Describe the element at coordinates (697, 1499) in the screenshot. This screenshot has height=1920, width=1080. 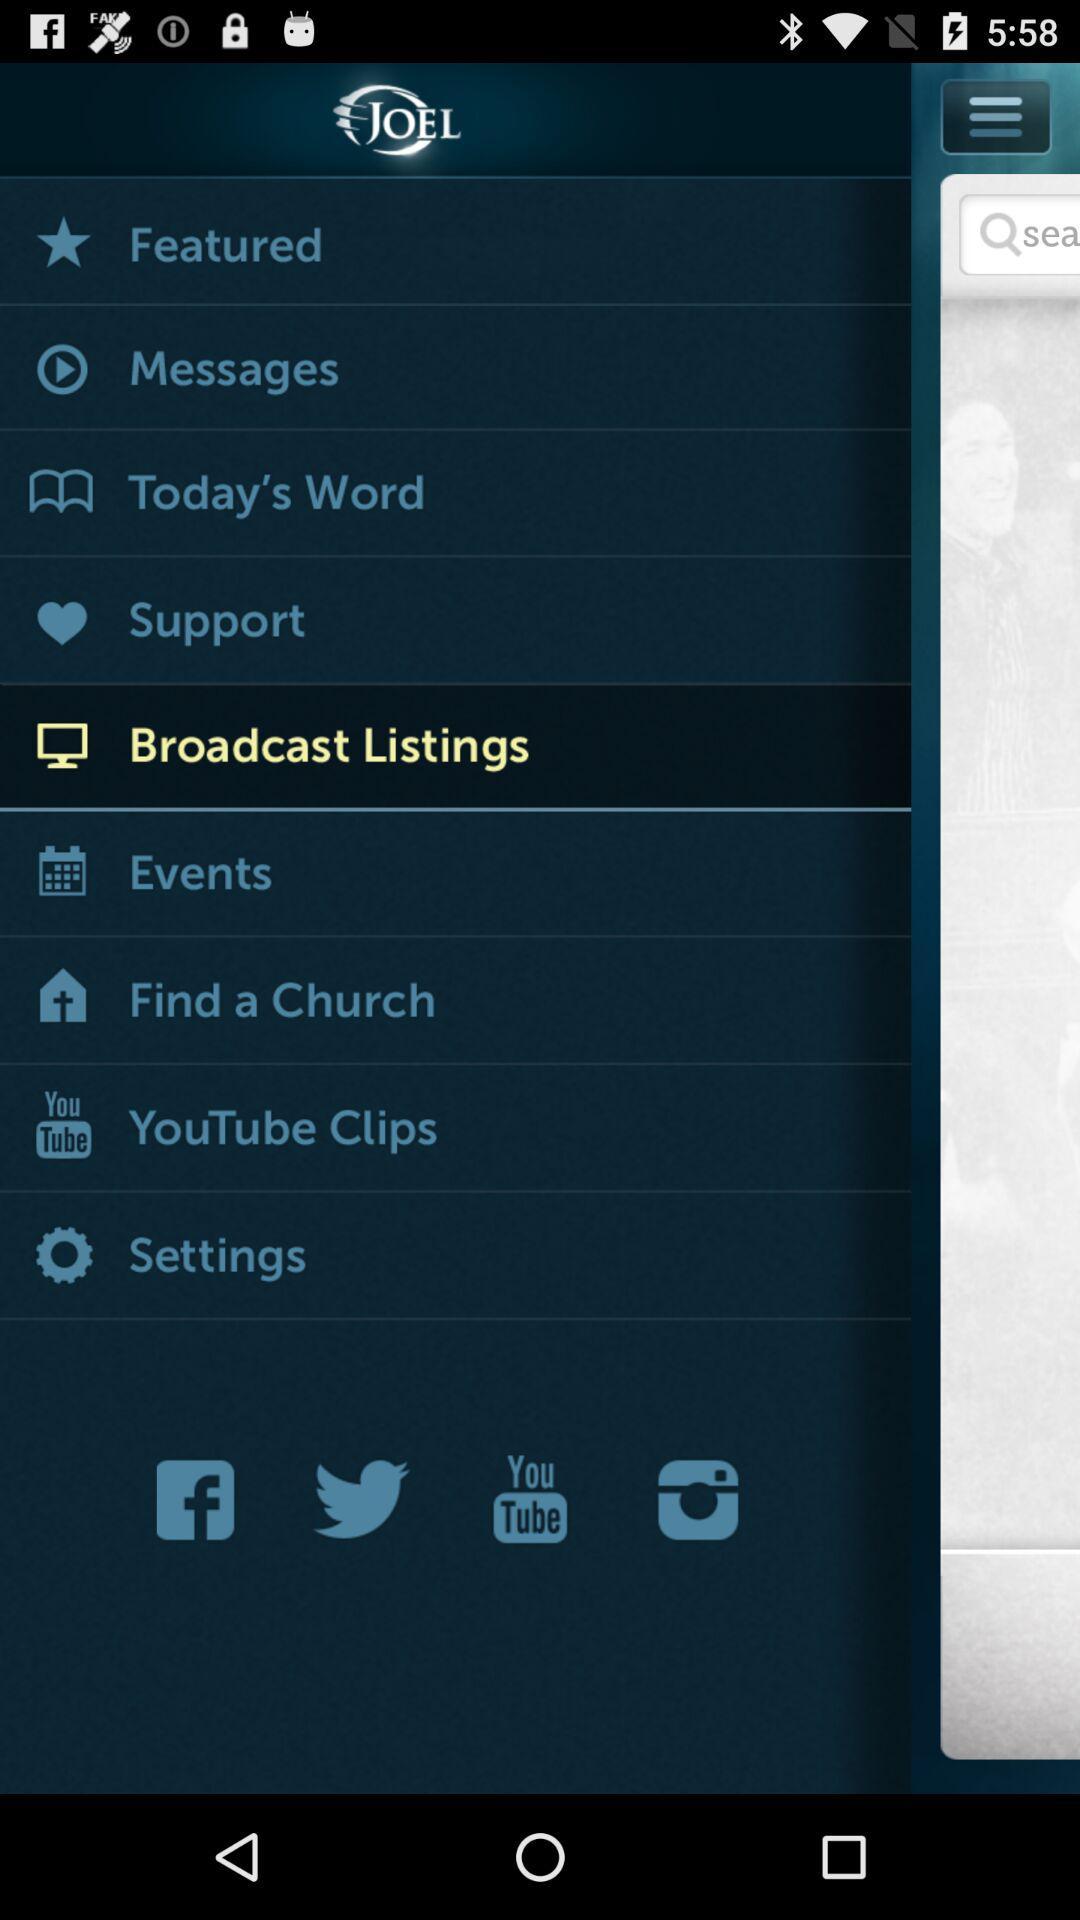
I see `joel 's instagram` at that location.